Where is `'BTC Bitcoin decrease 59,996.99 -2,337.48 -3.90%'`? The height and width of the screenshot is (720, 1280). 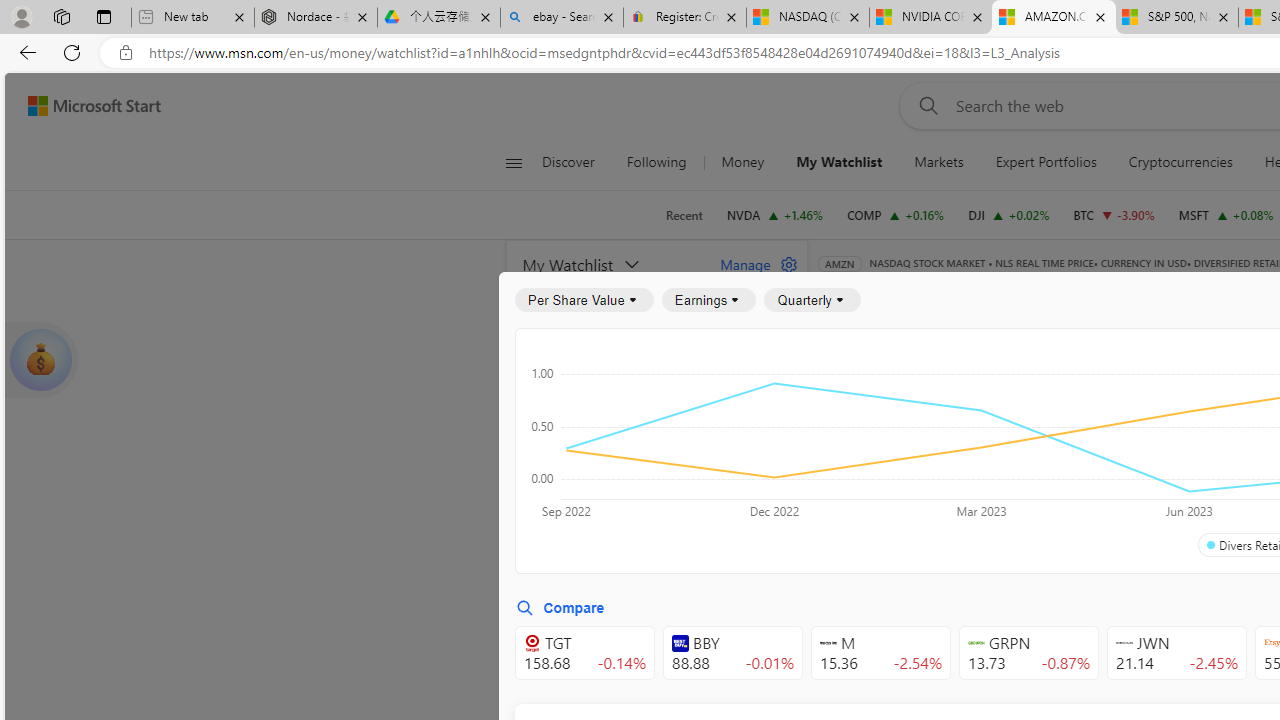 'BTC Bitcoin decrease 59,996.99 -2,337.48 -3.90%' is located at coordinates (1113, 214).